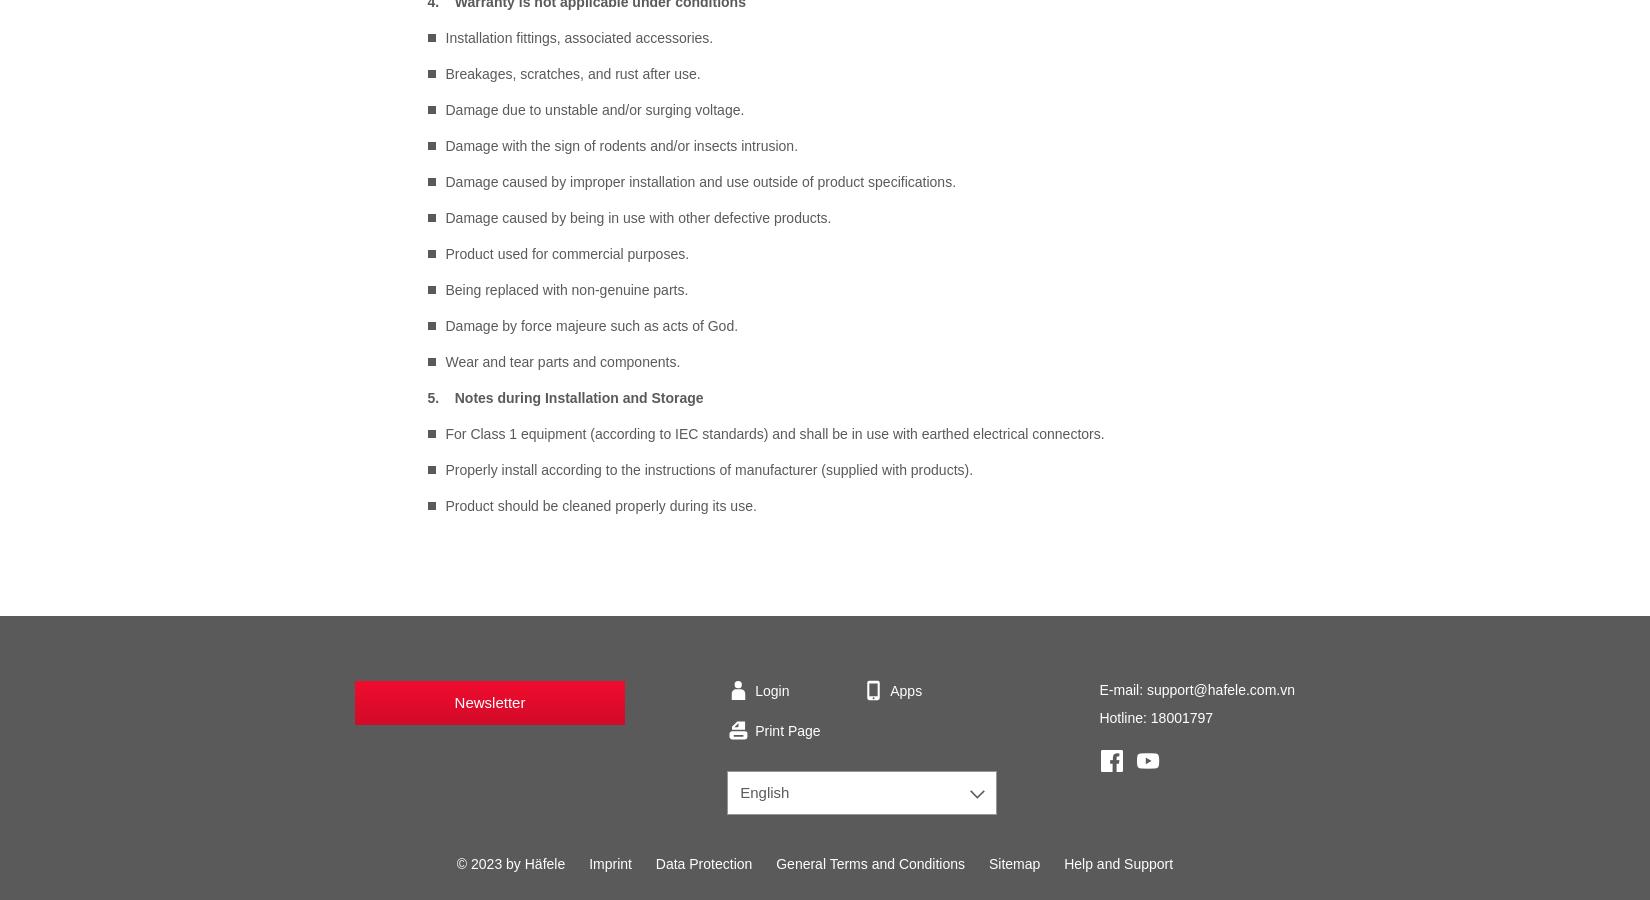 This screenshot has height=900, width=1650. What do you see at coordinates (1122, 689) in the screenshot?
I see `'E-mail:'` at bounding box center [1122, 689].